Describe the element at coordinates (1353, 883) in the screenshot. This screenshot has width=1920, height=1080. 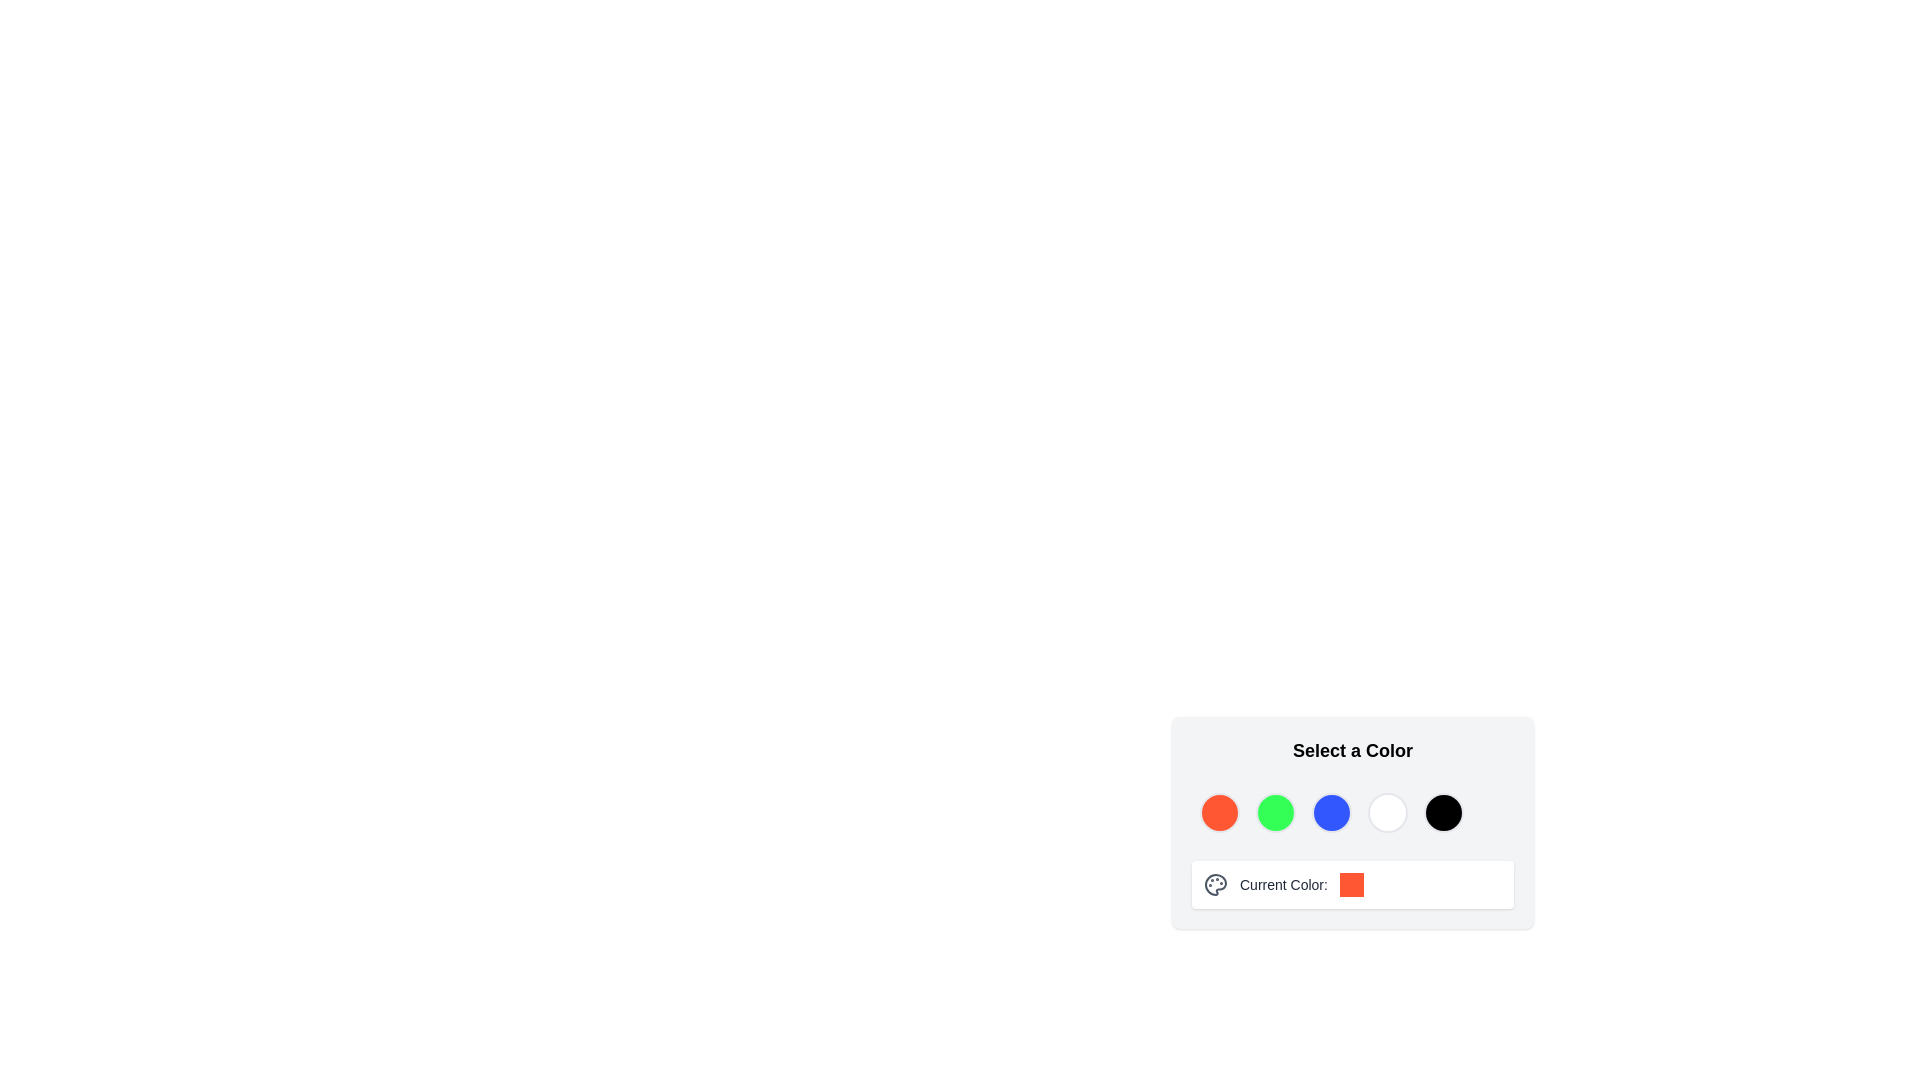
I see `the displayed color information in the Information display area located under the circular color selectors in the 'Select a Color' section` at that location.